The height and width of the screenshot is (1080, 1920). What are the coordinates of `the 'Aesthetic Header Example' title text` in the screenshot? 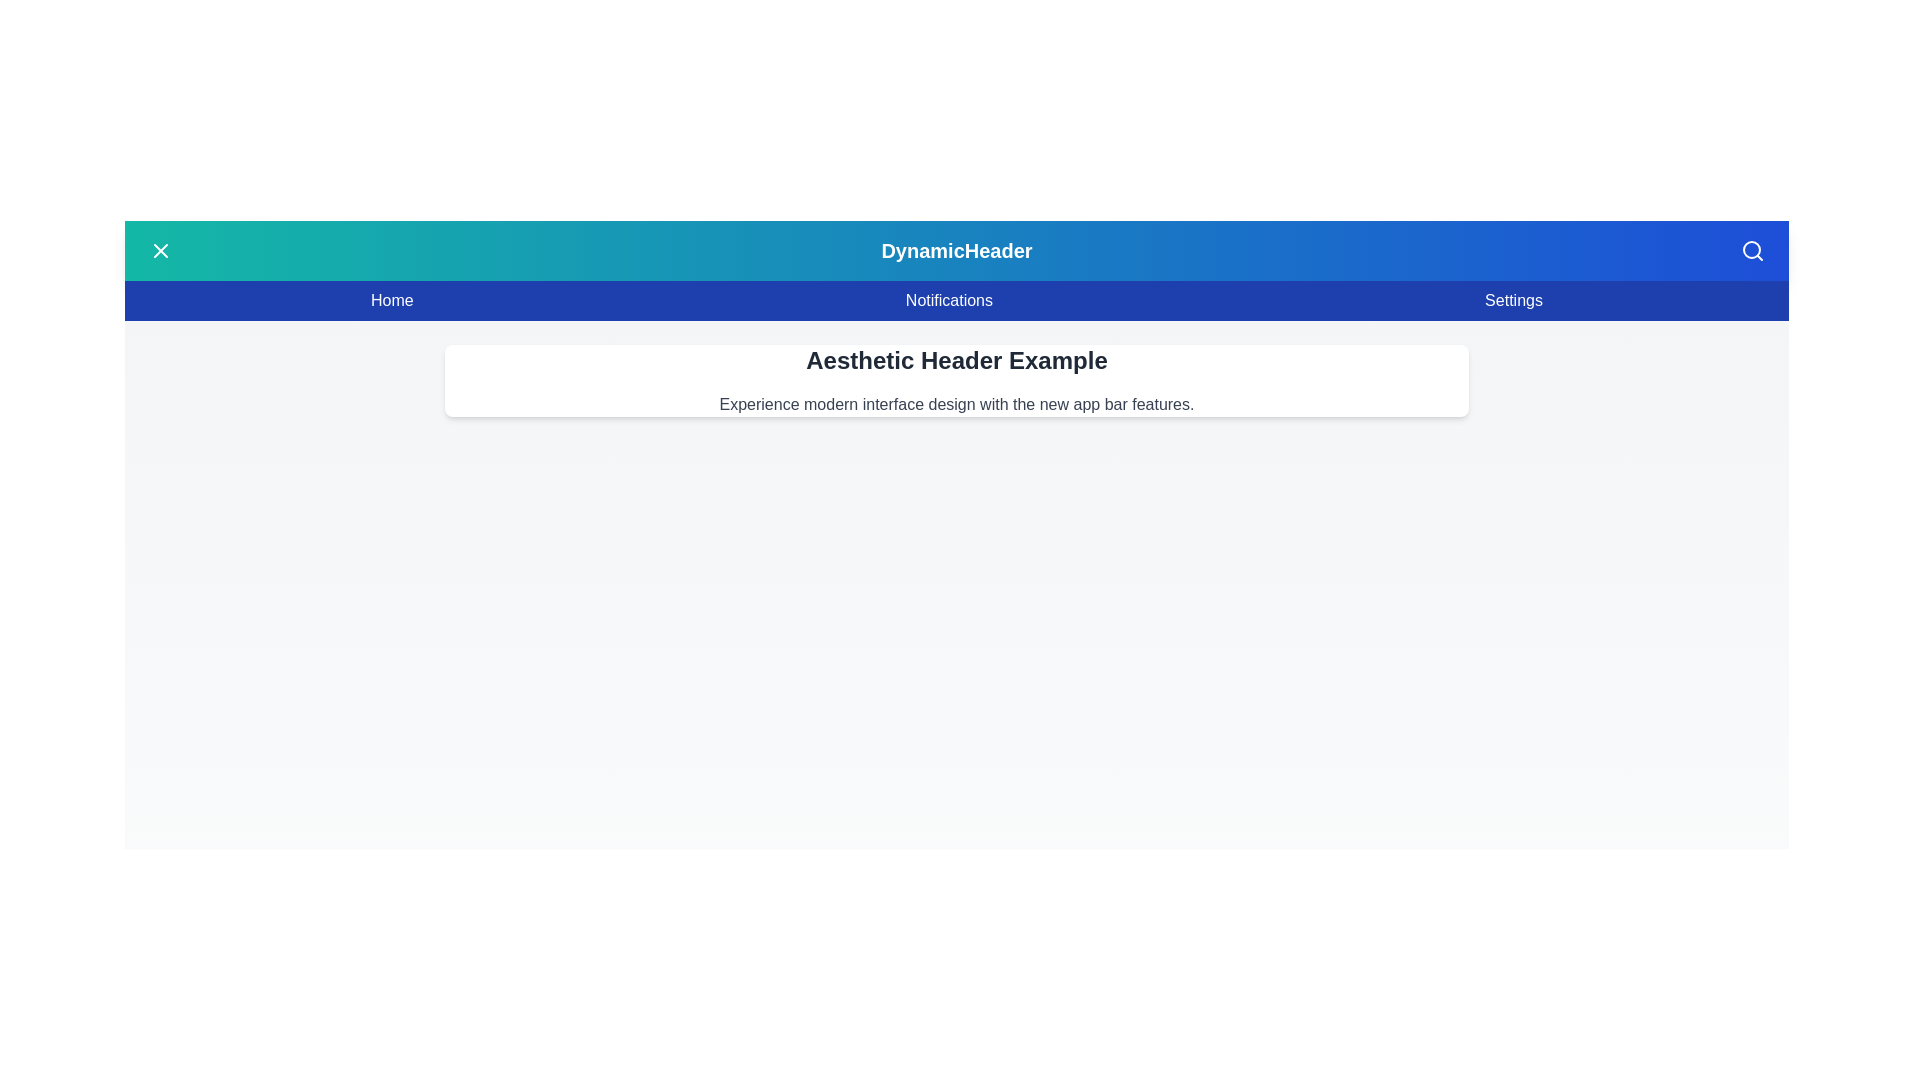 It's located at (955, 361).